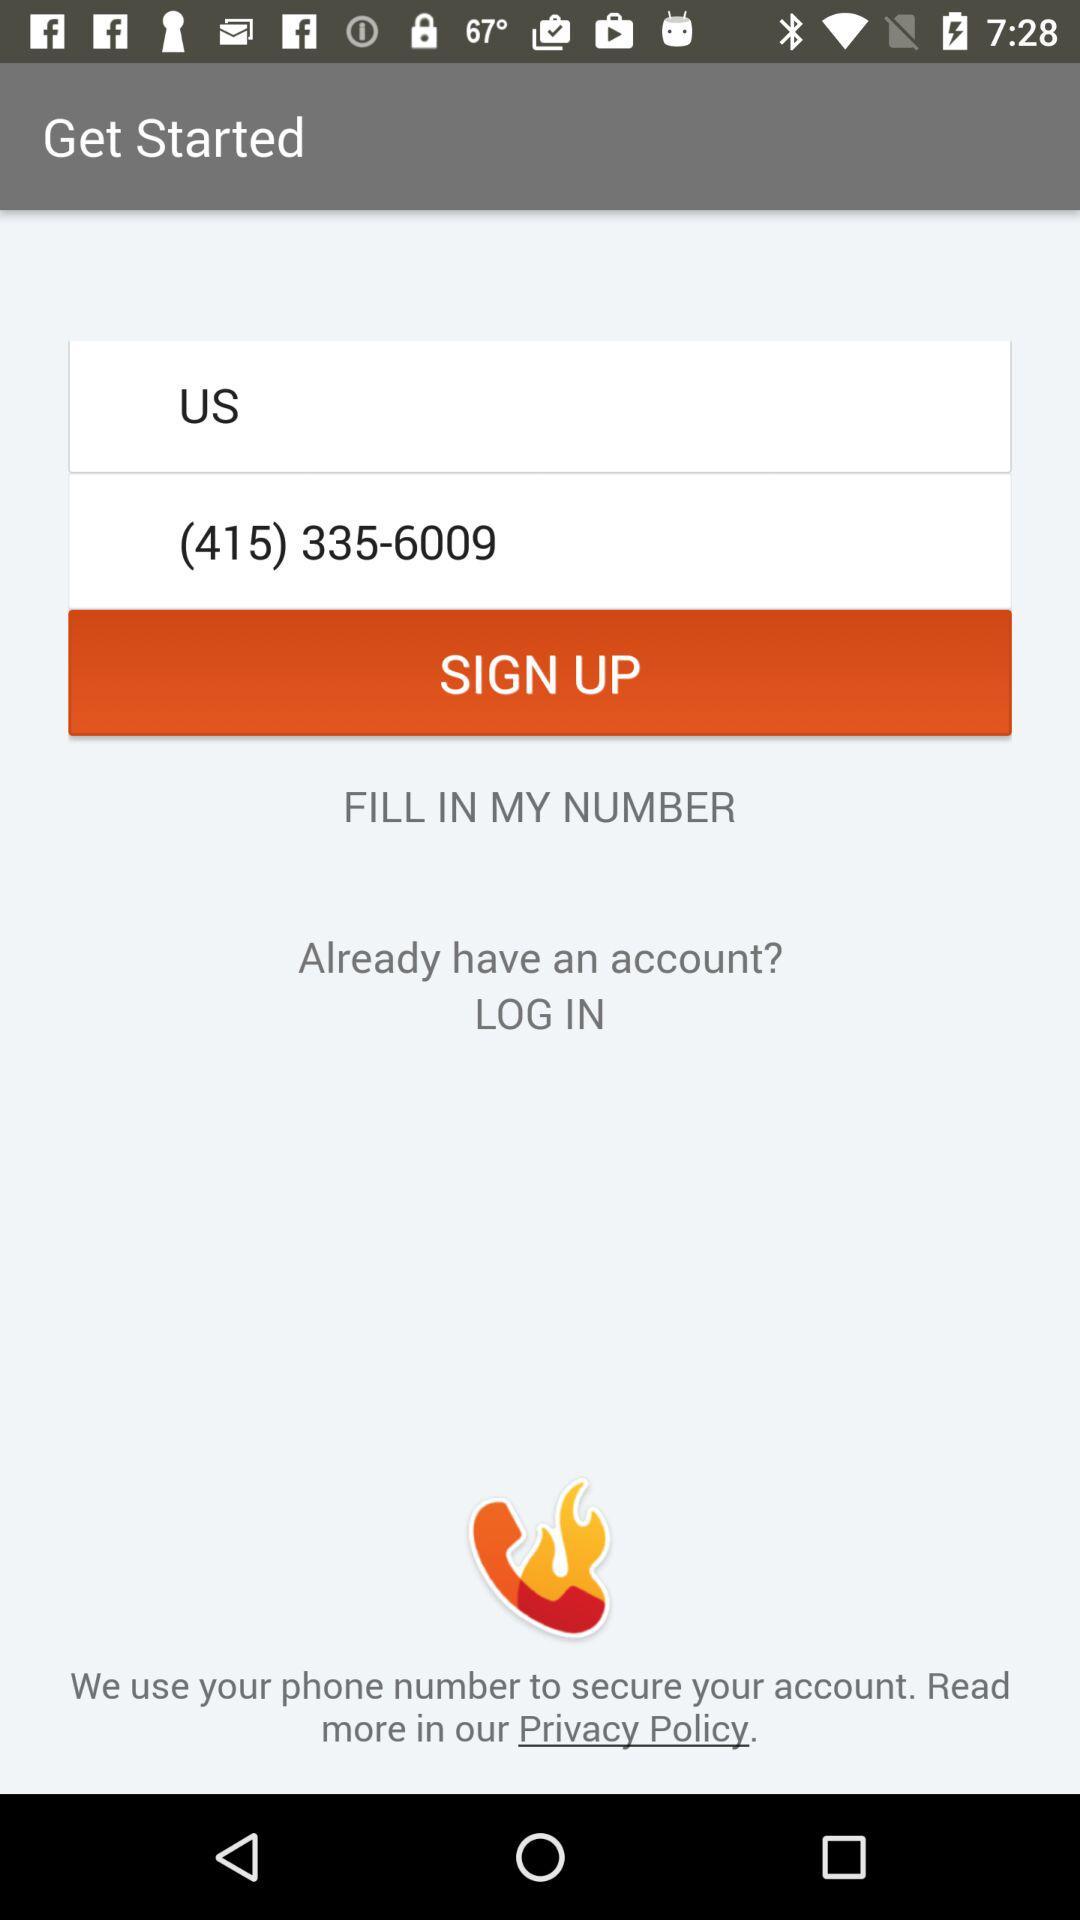  Describe the element at coordinates (540, 541) in the screenshot. I see `the item above the sign up icon` at that location.